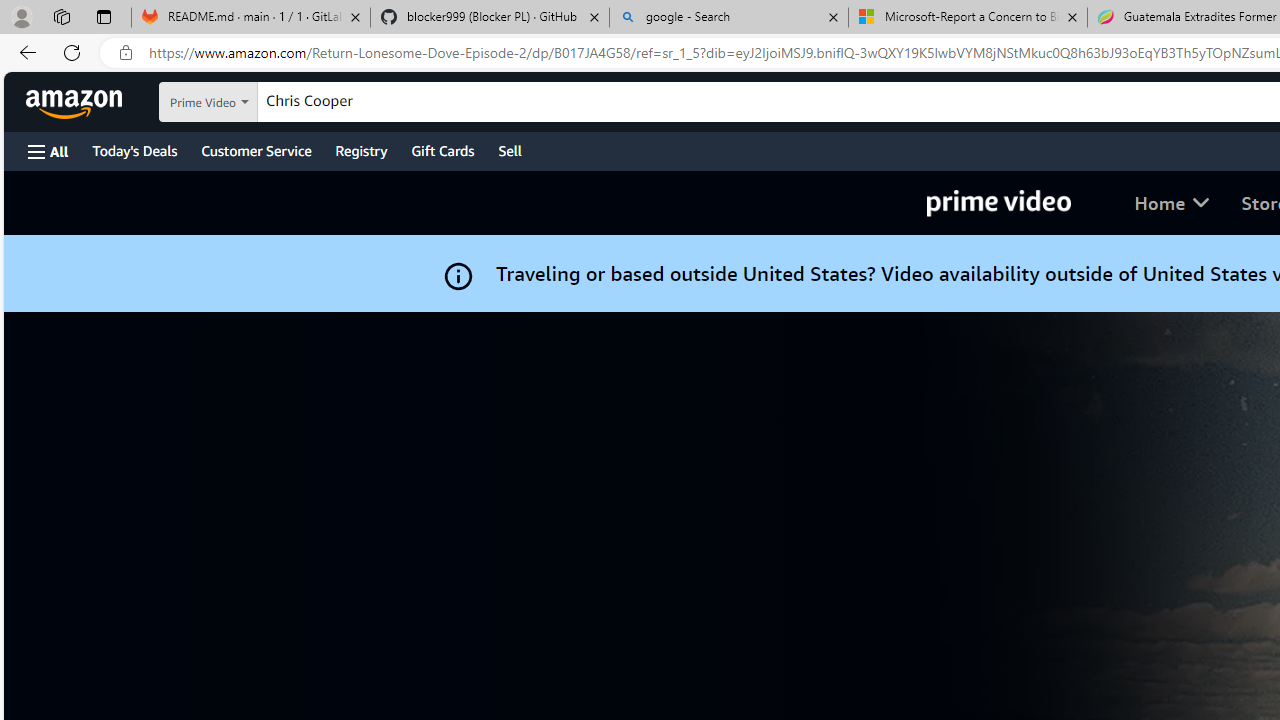  Describe the element at coordinates (258, 102) in the screenshot. I see `'Search in'` at that location.